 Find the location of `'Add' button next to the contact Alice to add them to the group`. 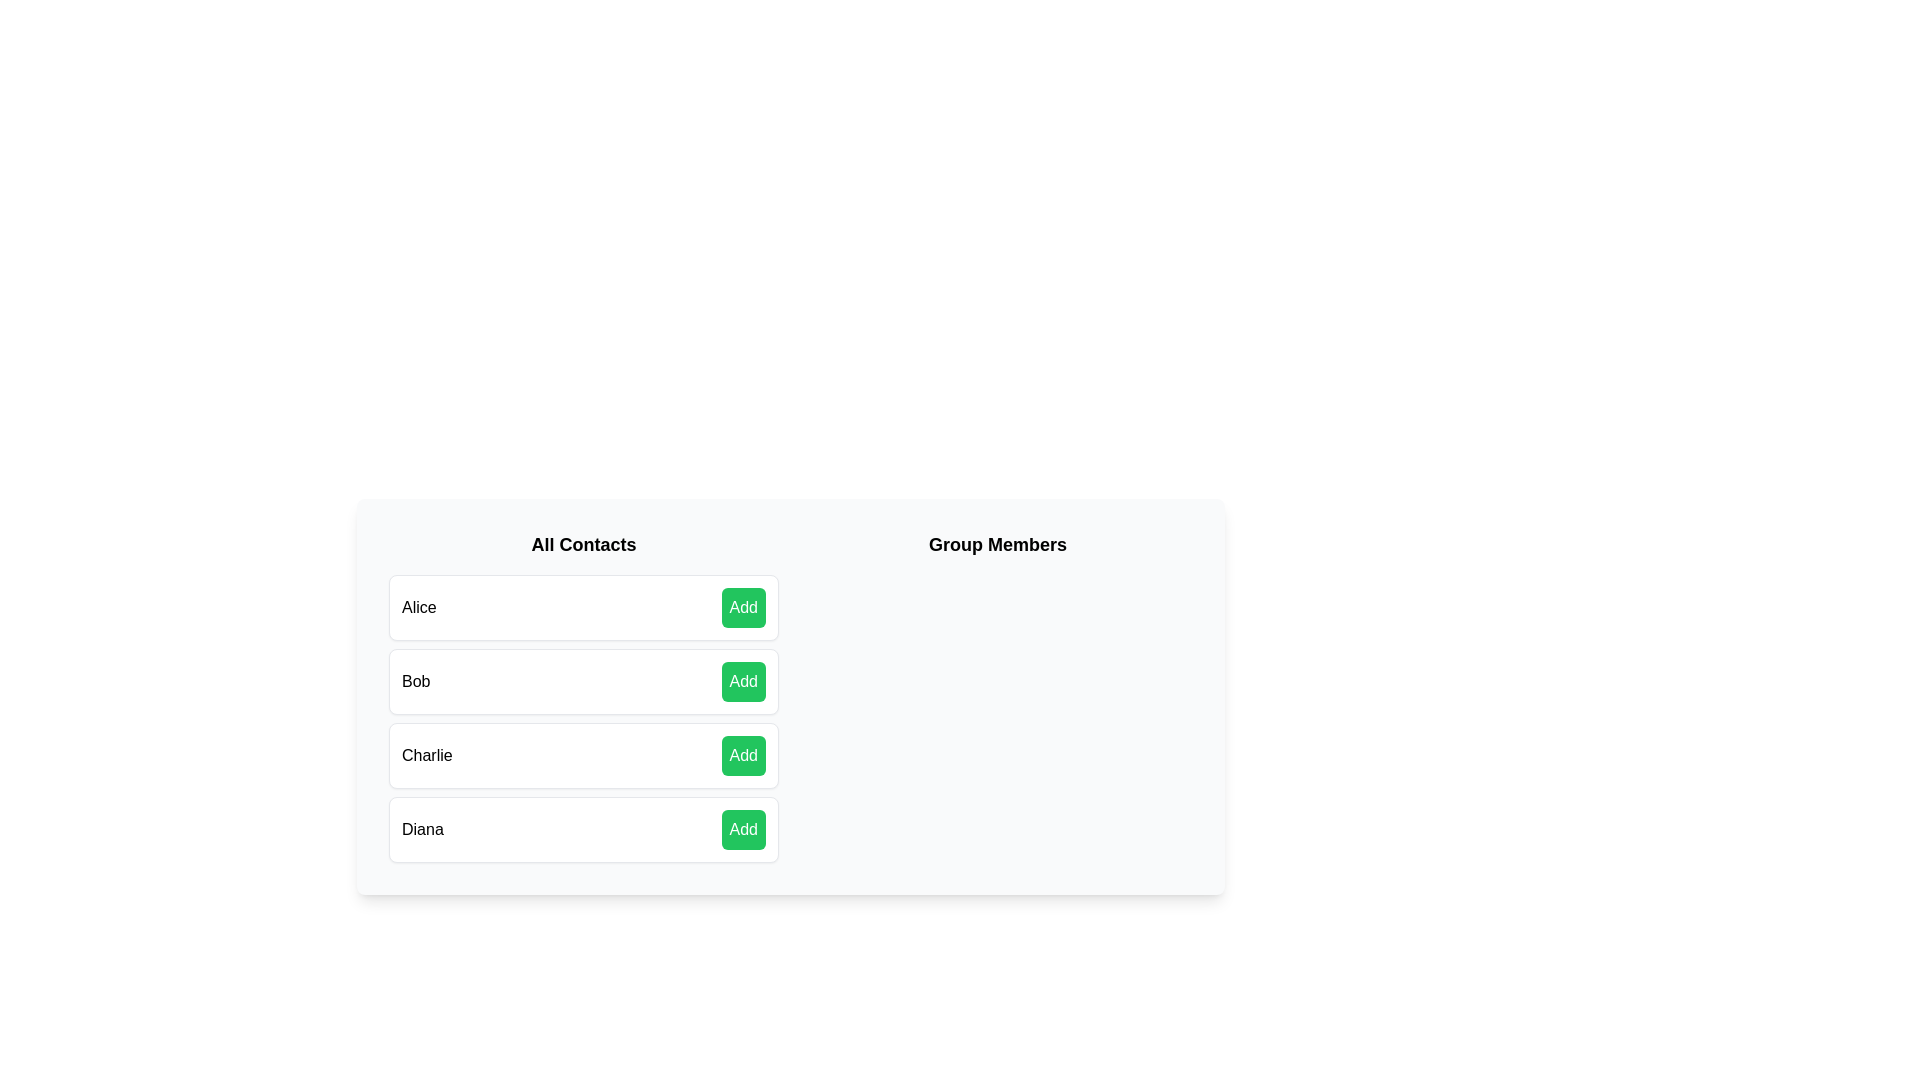

'Add' button next to the contact Alice to add them to the group is located at coordinates (742, 607).